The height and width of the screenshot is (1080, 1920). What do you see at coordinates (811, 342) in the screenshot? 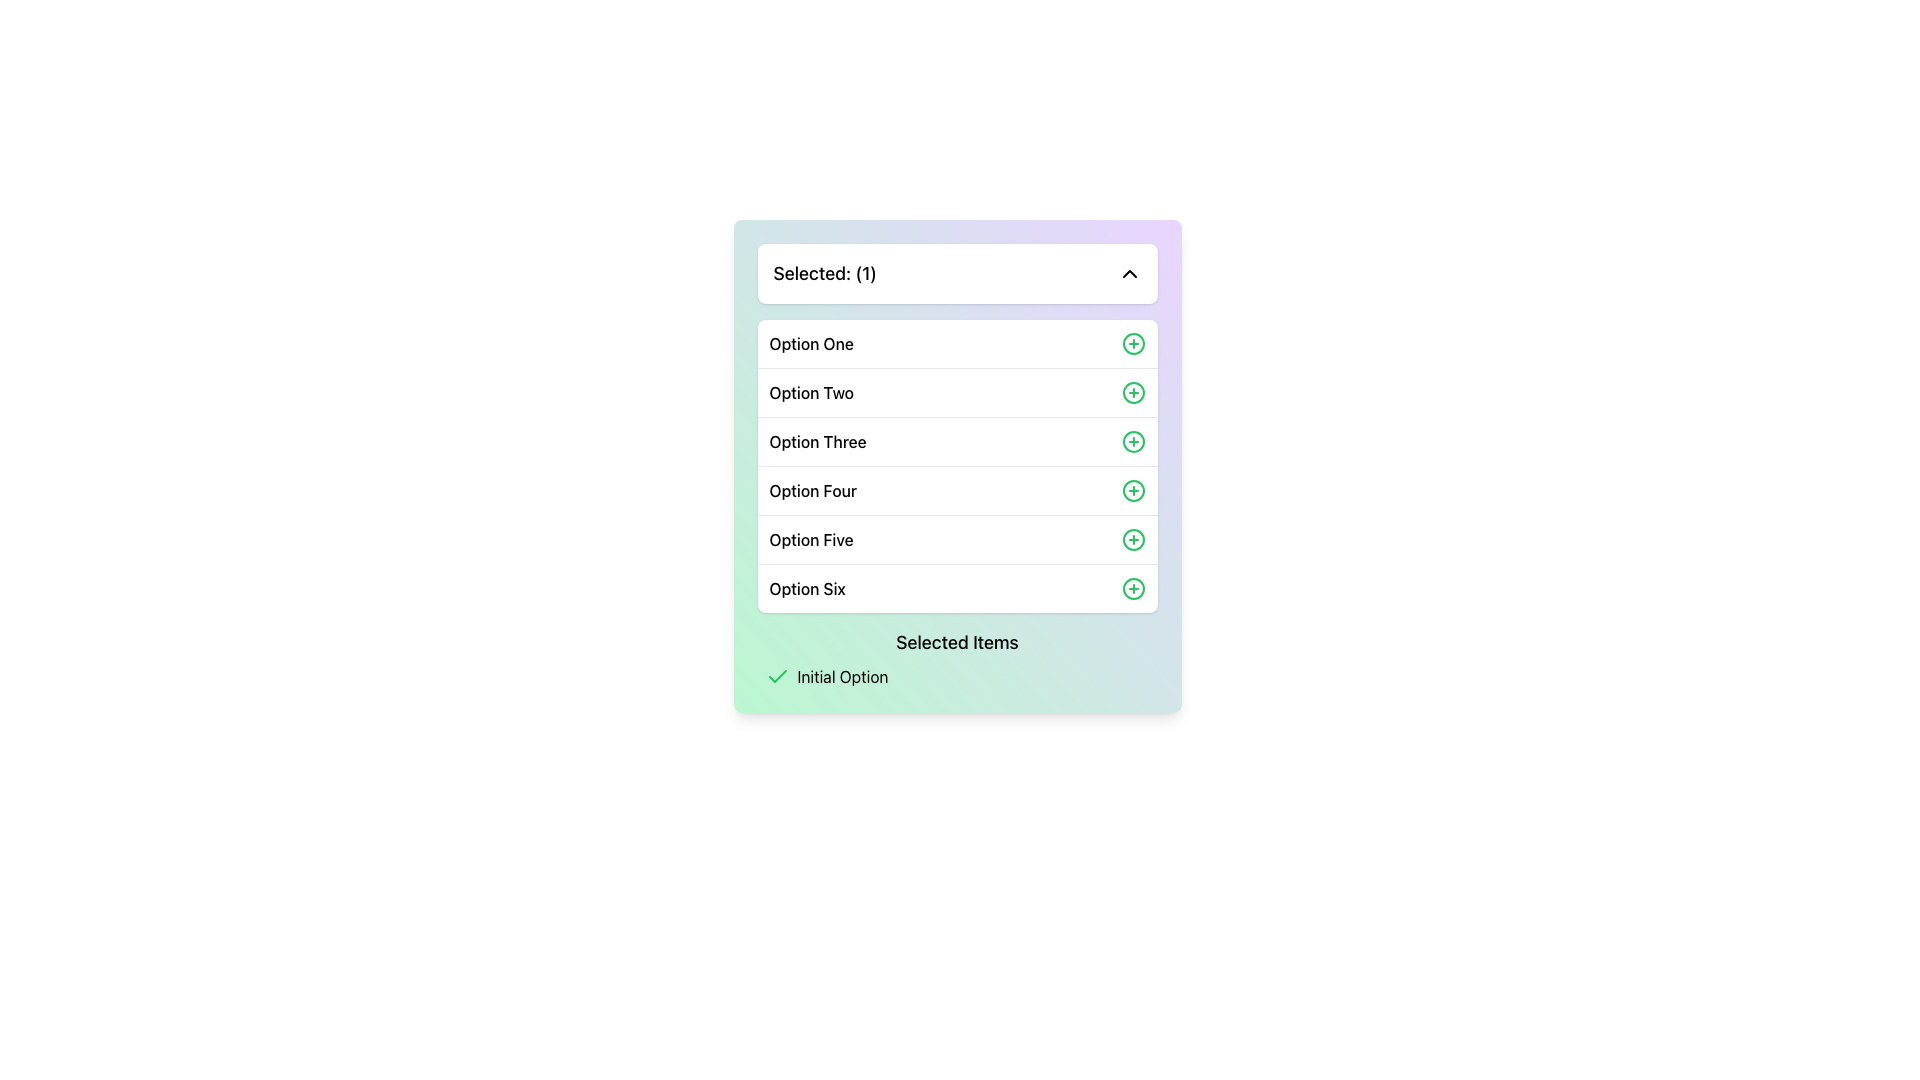
I see `the surrounding row of the dropdown menu` at bounding box center [811, 342].